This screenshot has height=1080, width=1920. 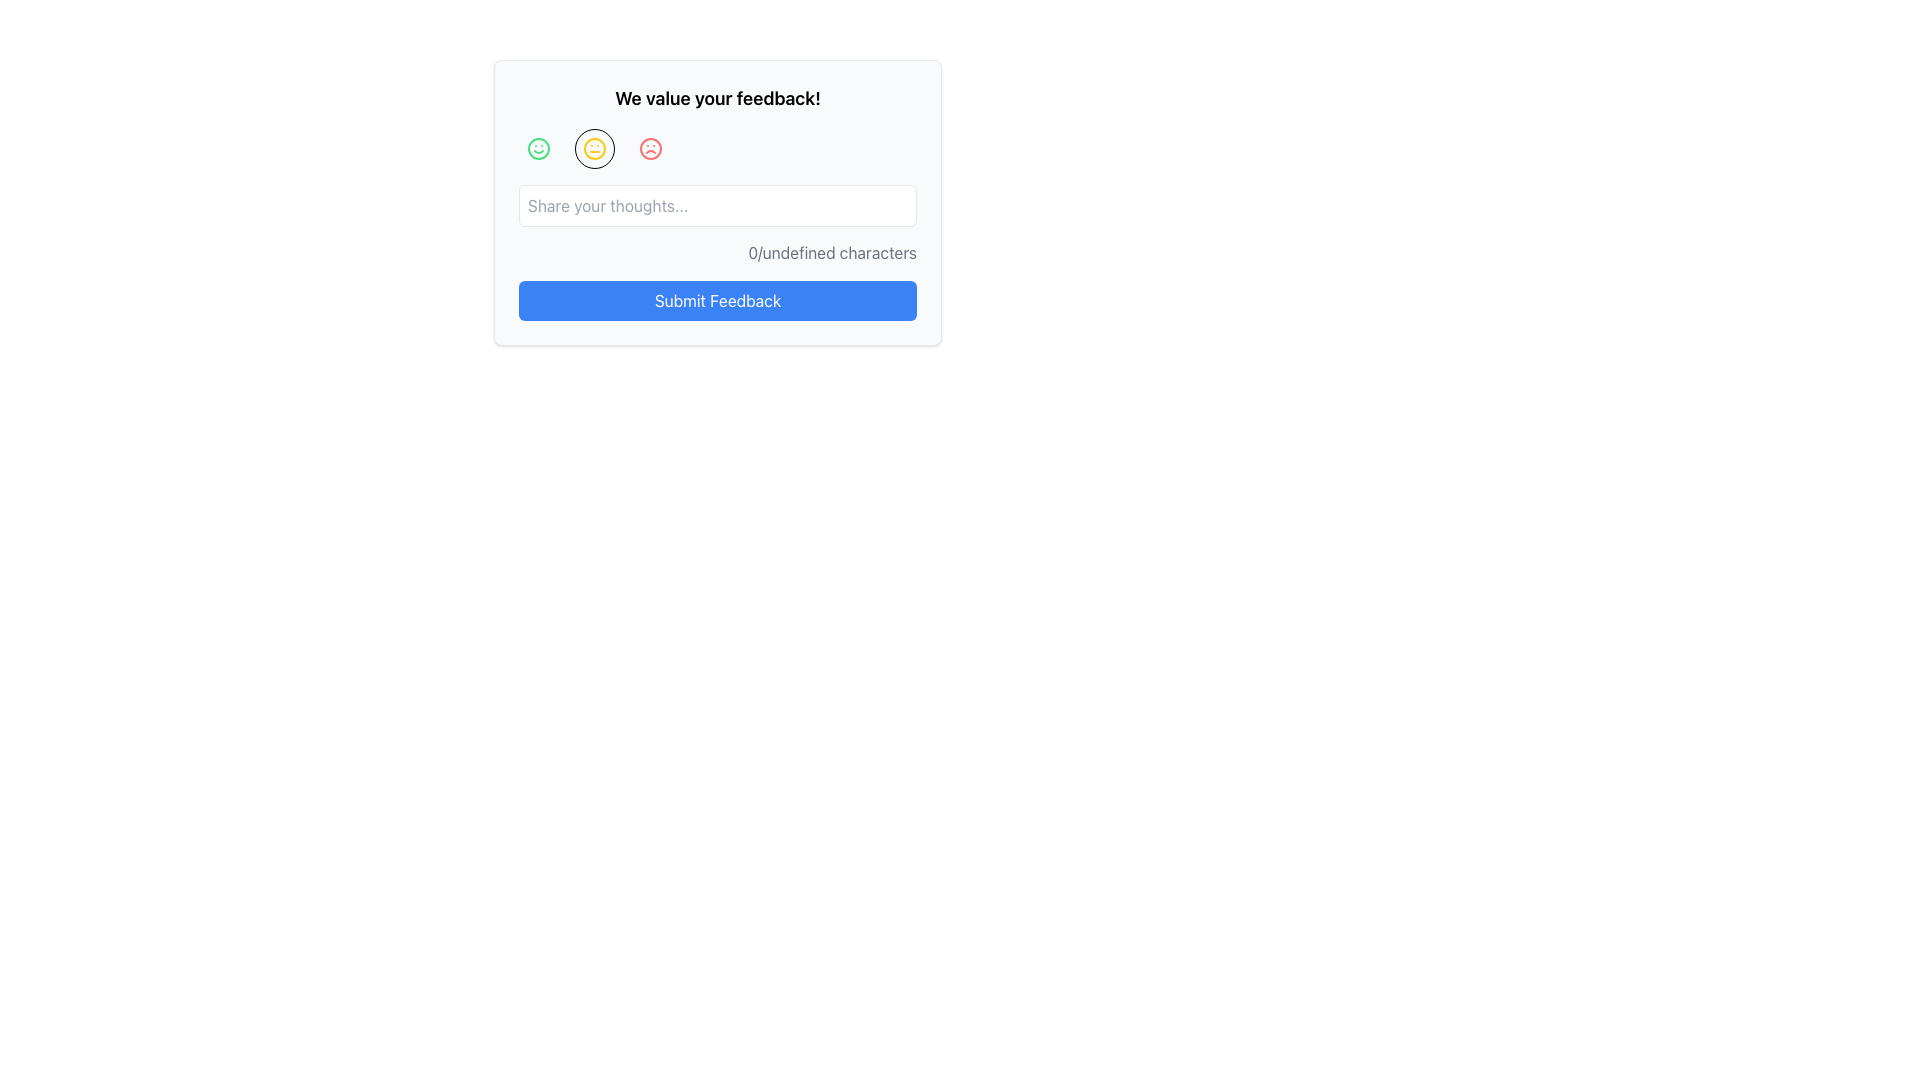 What do you see at coordinates (718, 300) in the screenshot?
I see `the feedback submission button located at the bottom of the feedback form` at bounding box center [718, 300].